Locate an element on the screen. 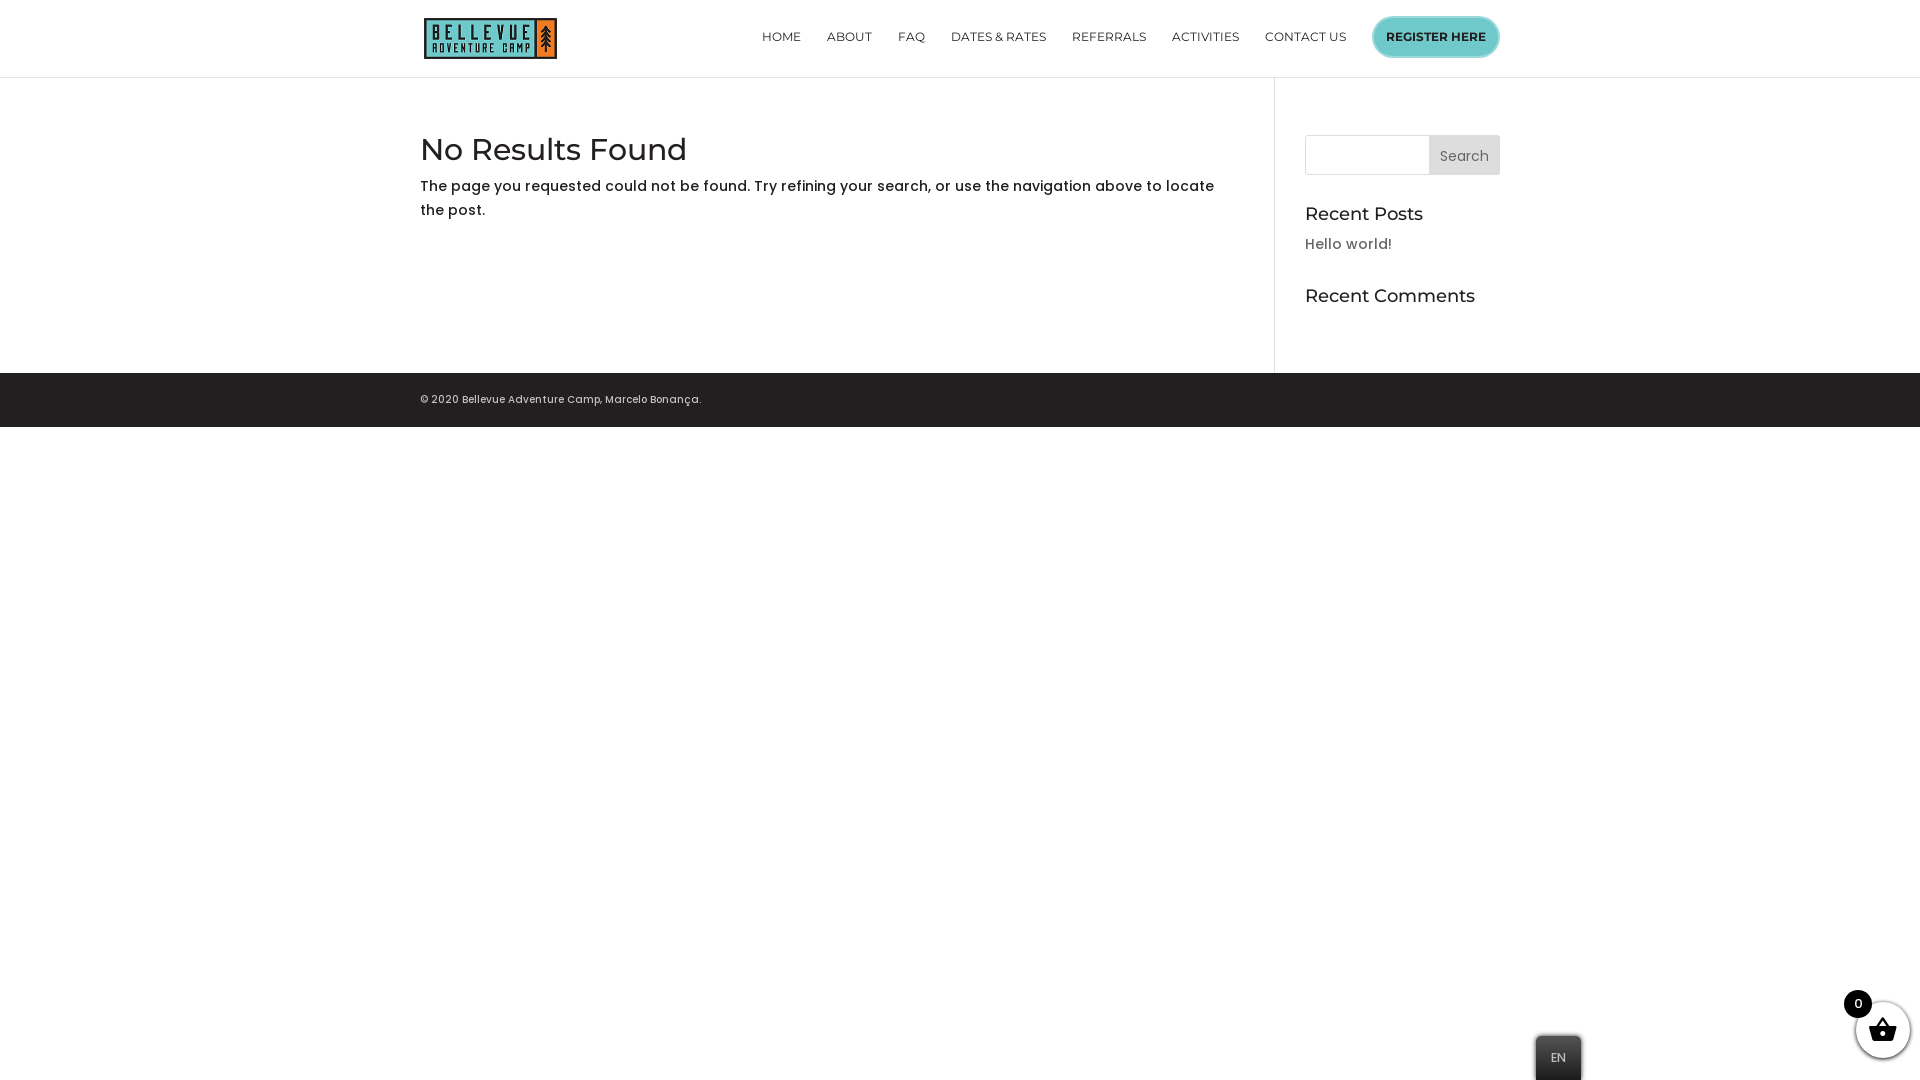  'Search' is located at coordinates (1464, 153).